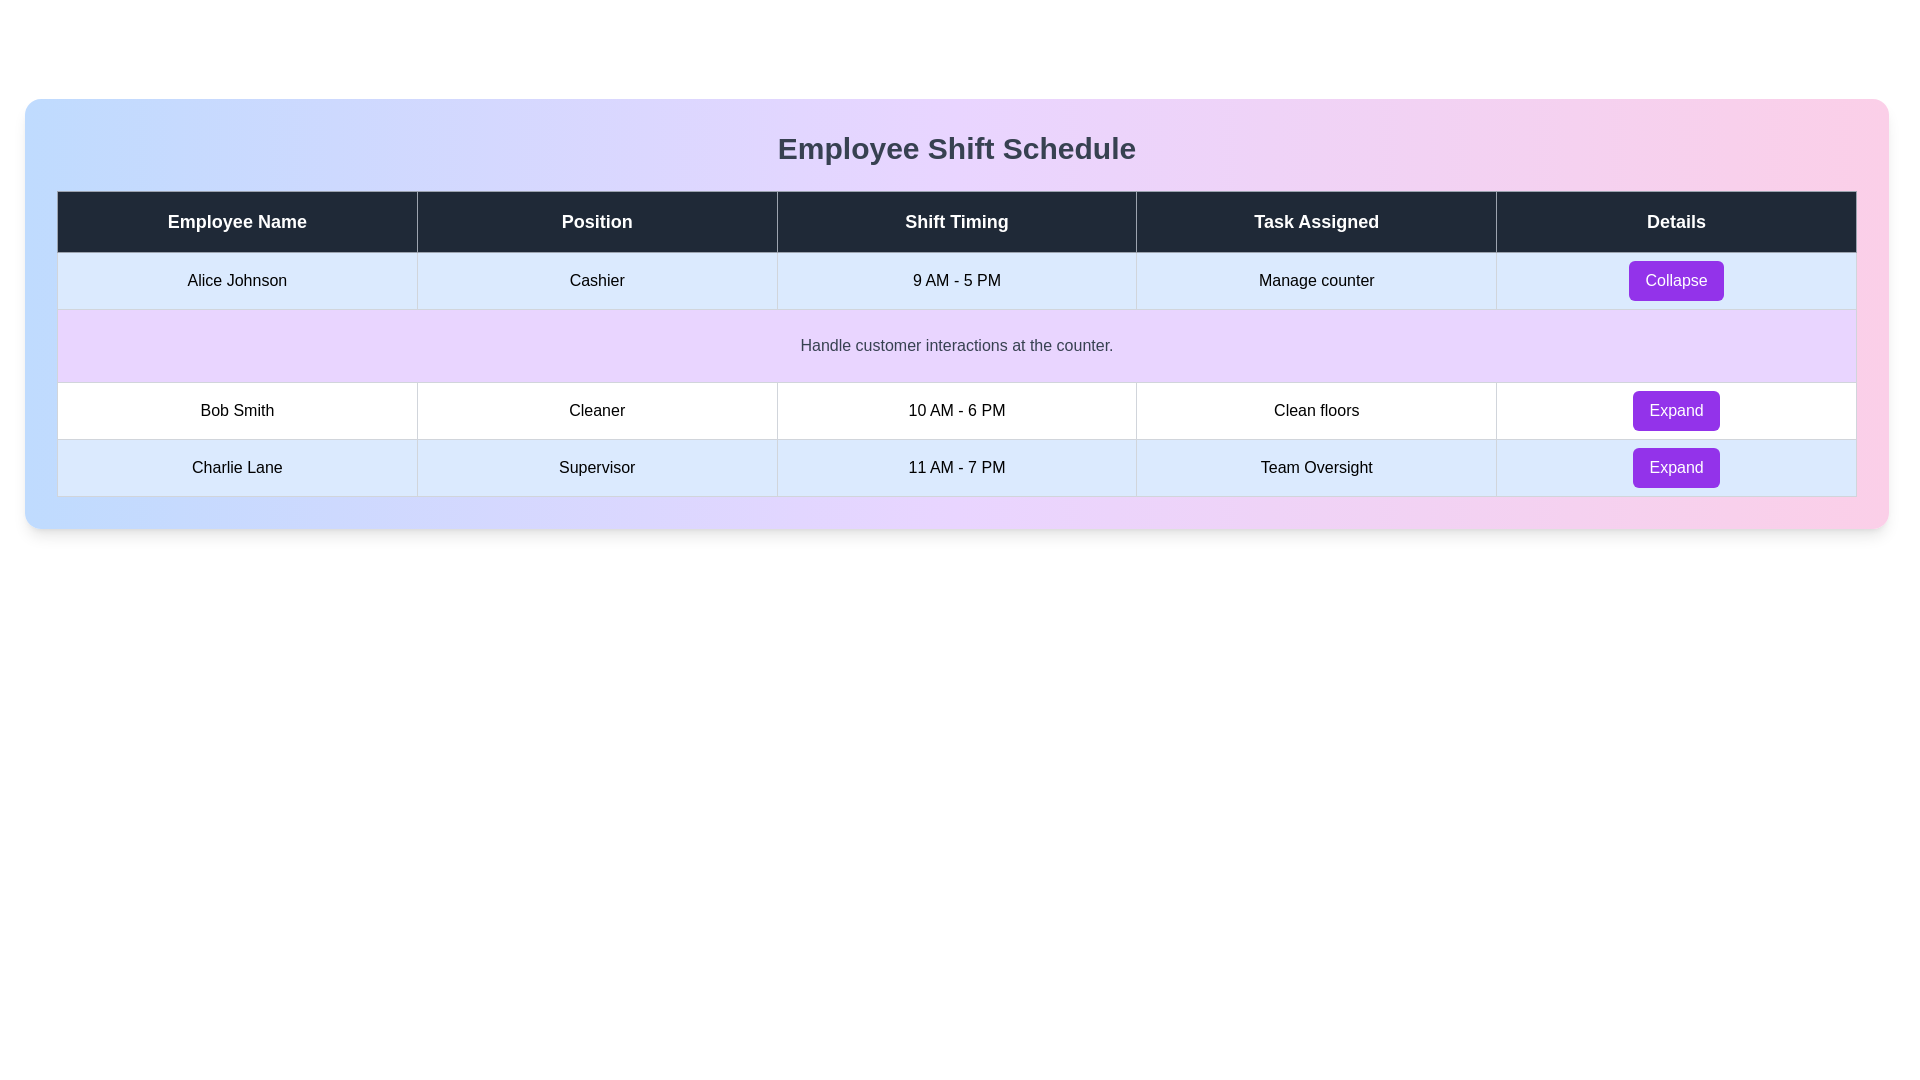 This screenshot has height=1080, width=1920. Describe the element at coordinates (1676, 467) in the screenshot. I see `the button located in the last row of the table under the 'Details' column to observe the background color change` at that location.